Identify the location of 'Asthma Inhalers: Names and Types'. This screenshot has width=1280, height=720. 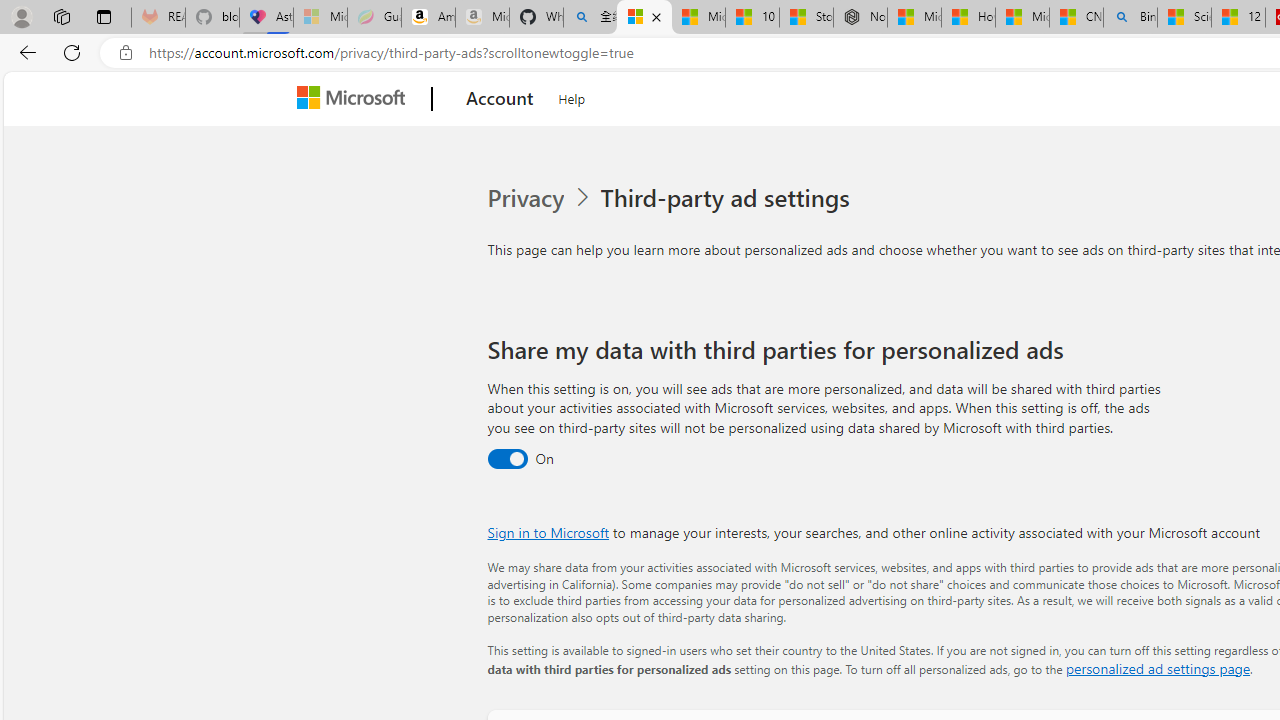
(265, 17).